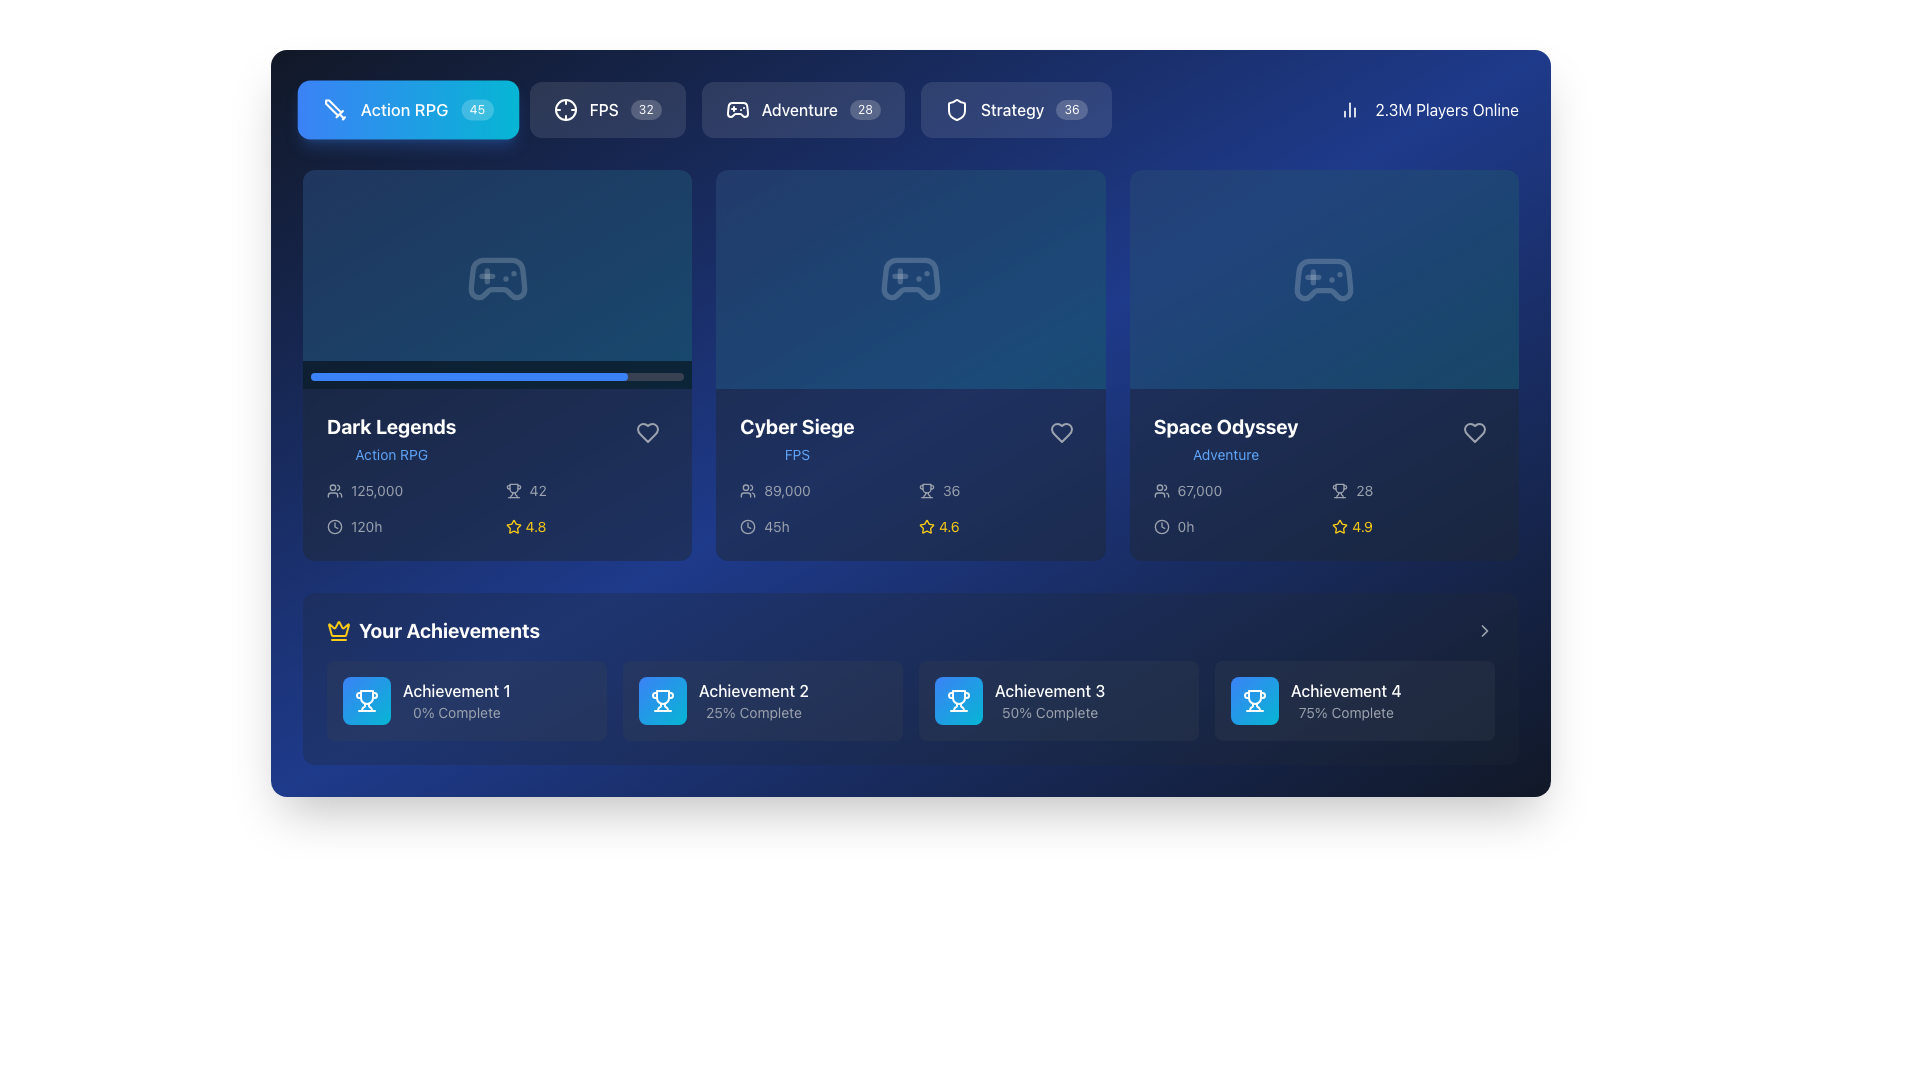 This screenshot has width=1920, height=1080. Describe the element at coordinates (747, 490) in the screenshot. I see `the user-related statistic icon located to the left of the text '89,000' on the 'Cyber Siege' card, which is the second card in the top row of cards` at that location.